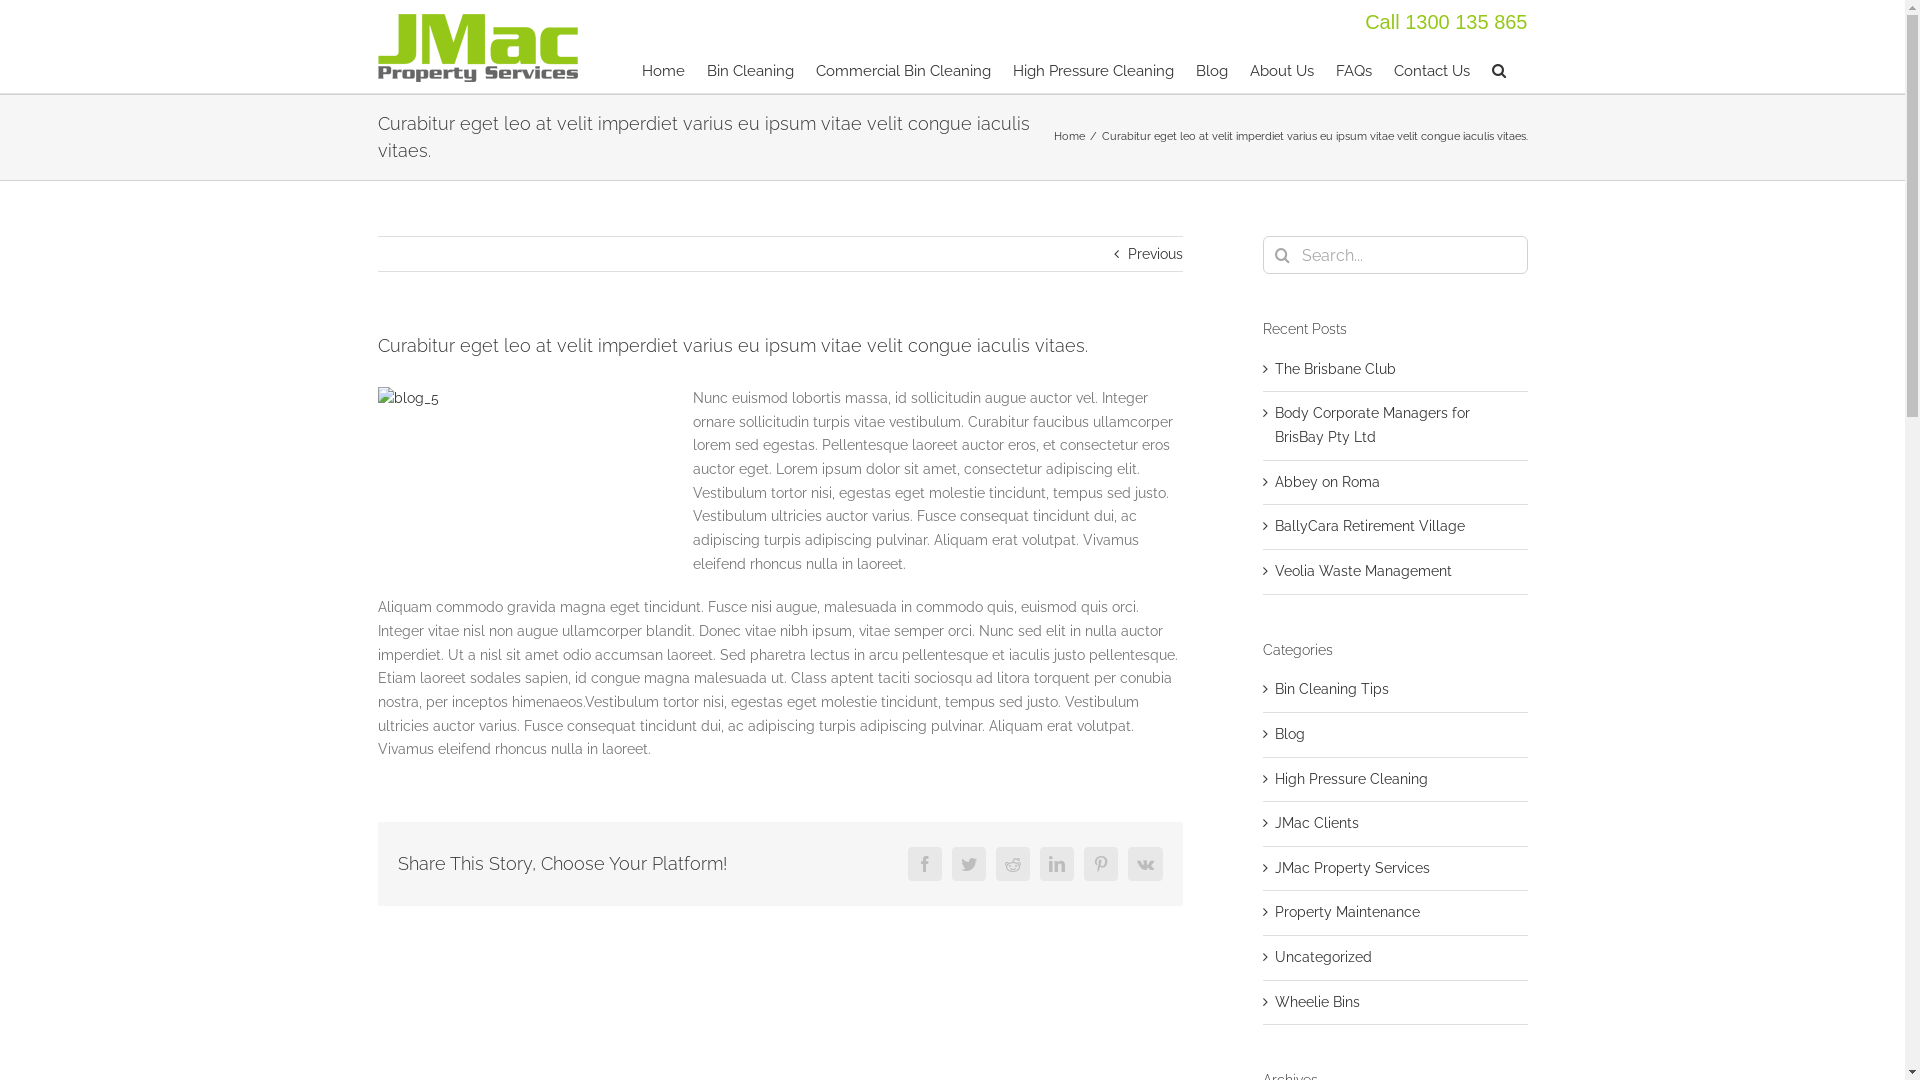 Image resolution: width=1920 pixels, height=1080 pixels. Describe the element at coordinates (1012, 863) in the screenshot. I see `'Reddit'` at that location.